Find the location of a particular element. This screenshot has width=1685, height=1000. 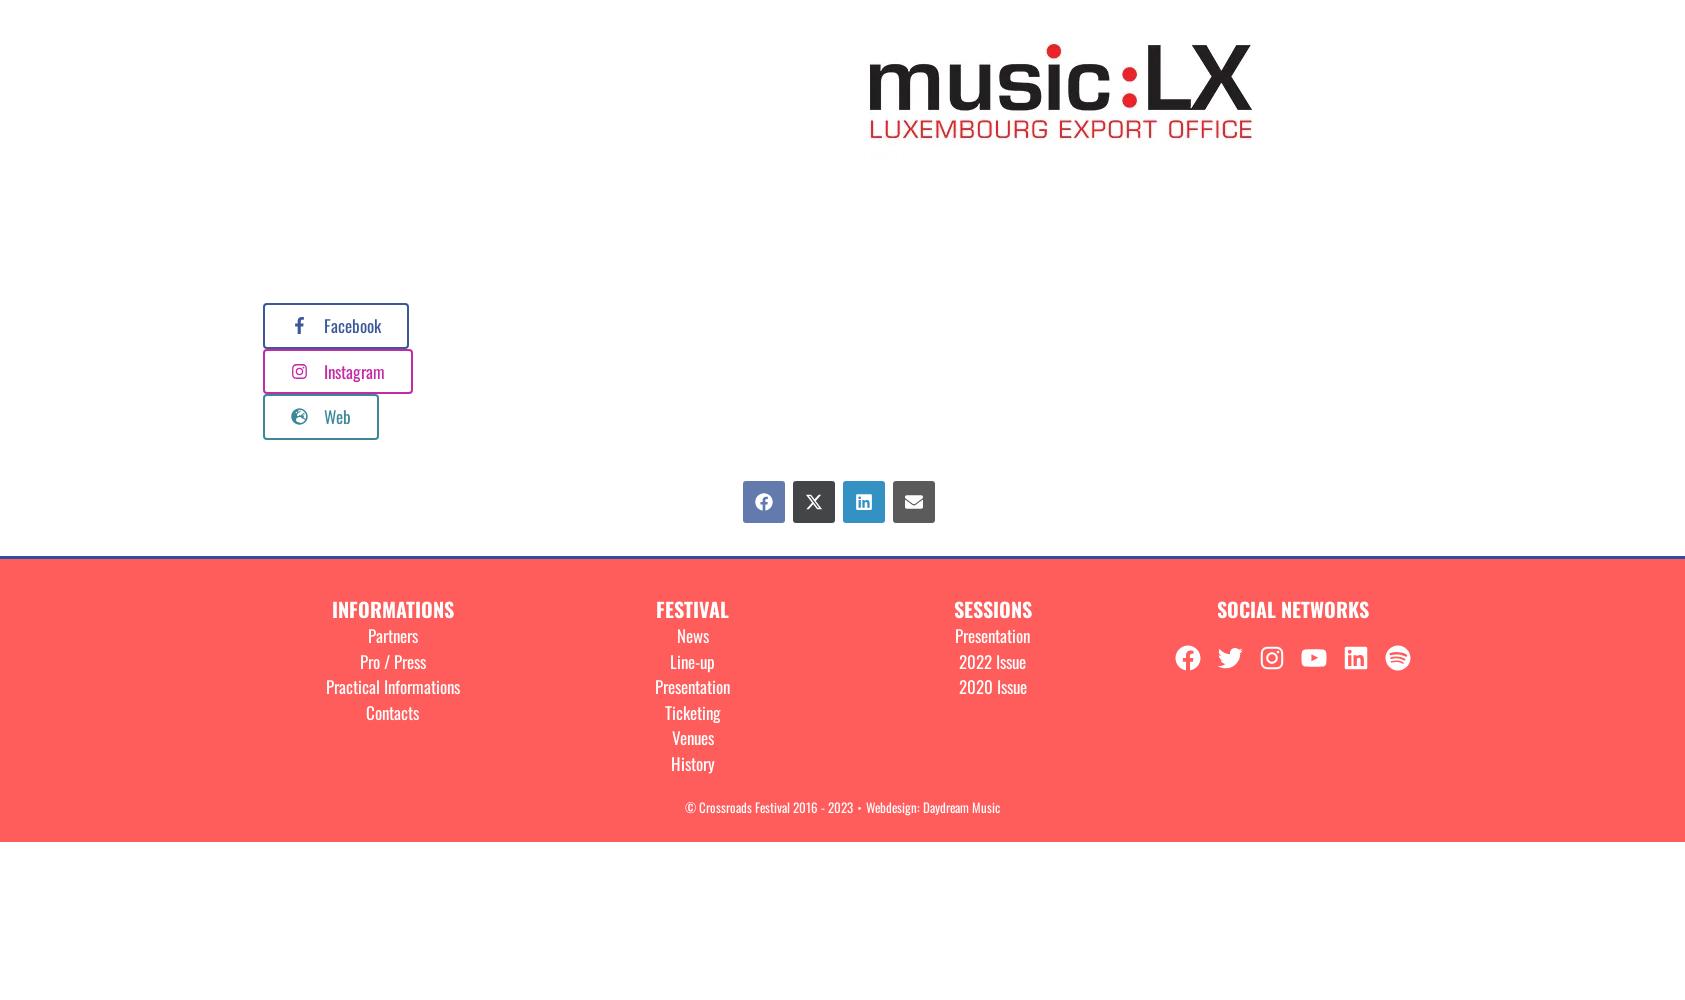

'Ticketing' is located at coordinates (691, 710).